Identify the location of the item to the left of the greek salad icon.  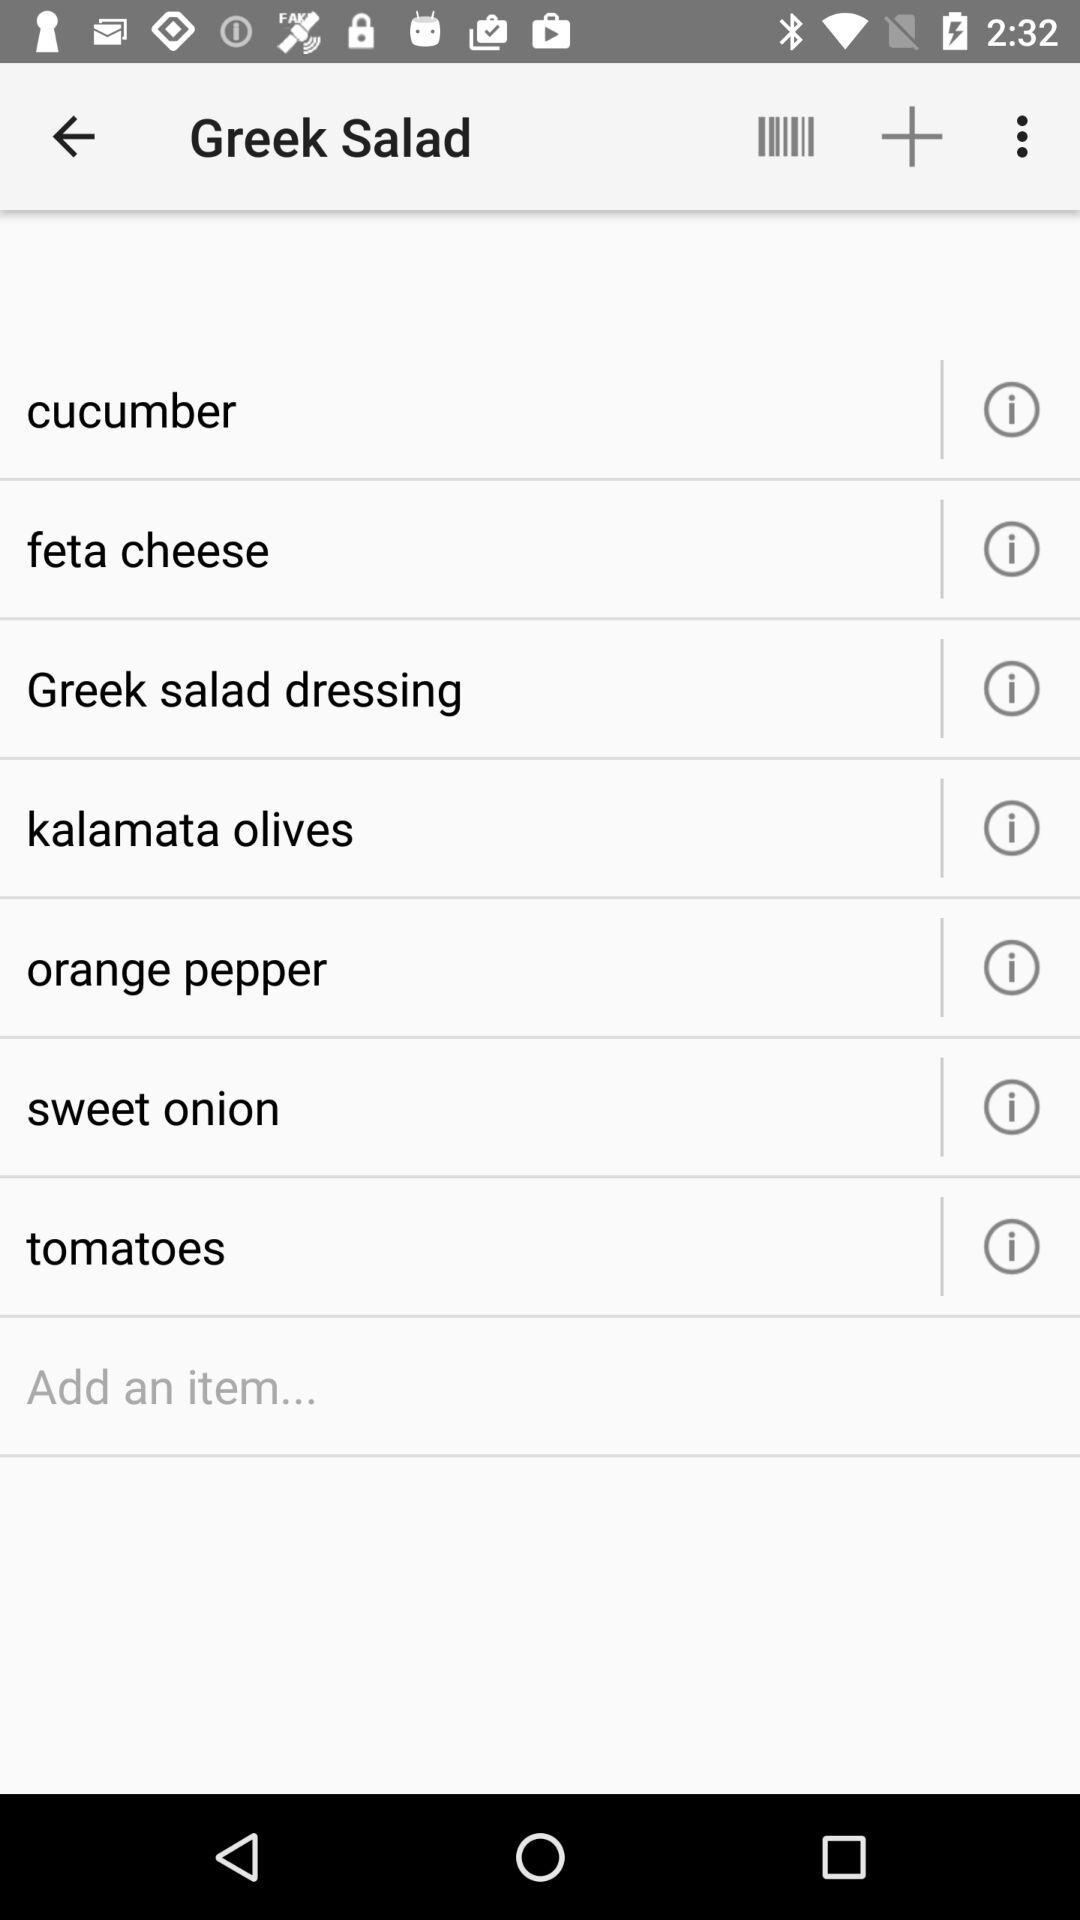
(72, 135).